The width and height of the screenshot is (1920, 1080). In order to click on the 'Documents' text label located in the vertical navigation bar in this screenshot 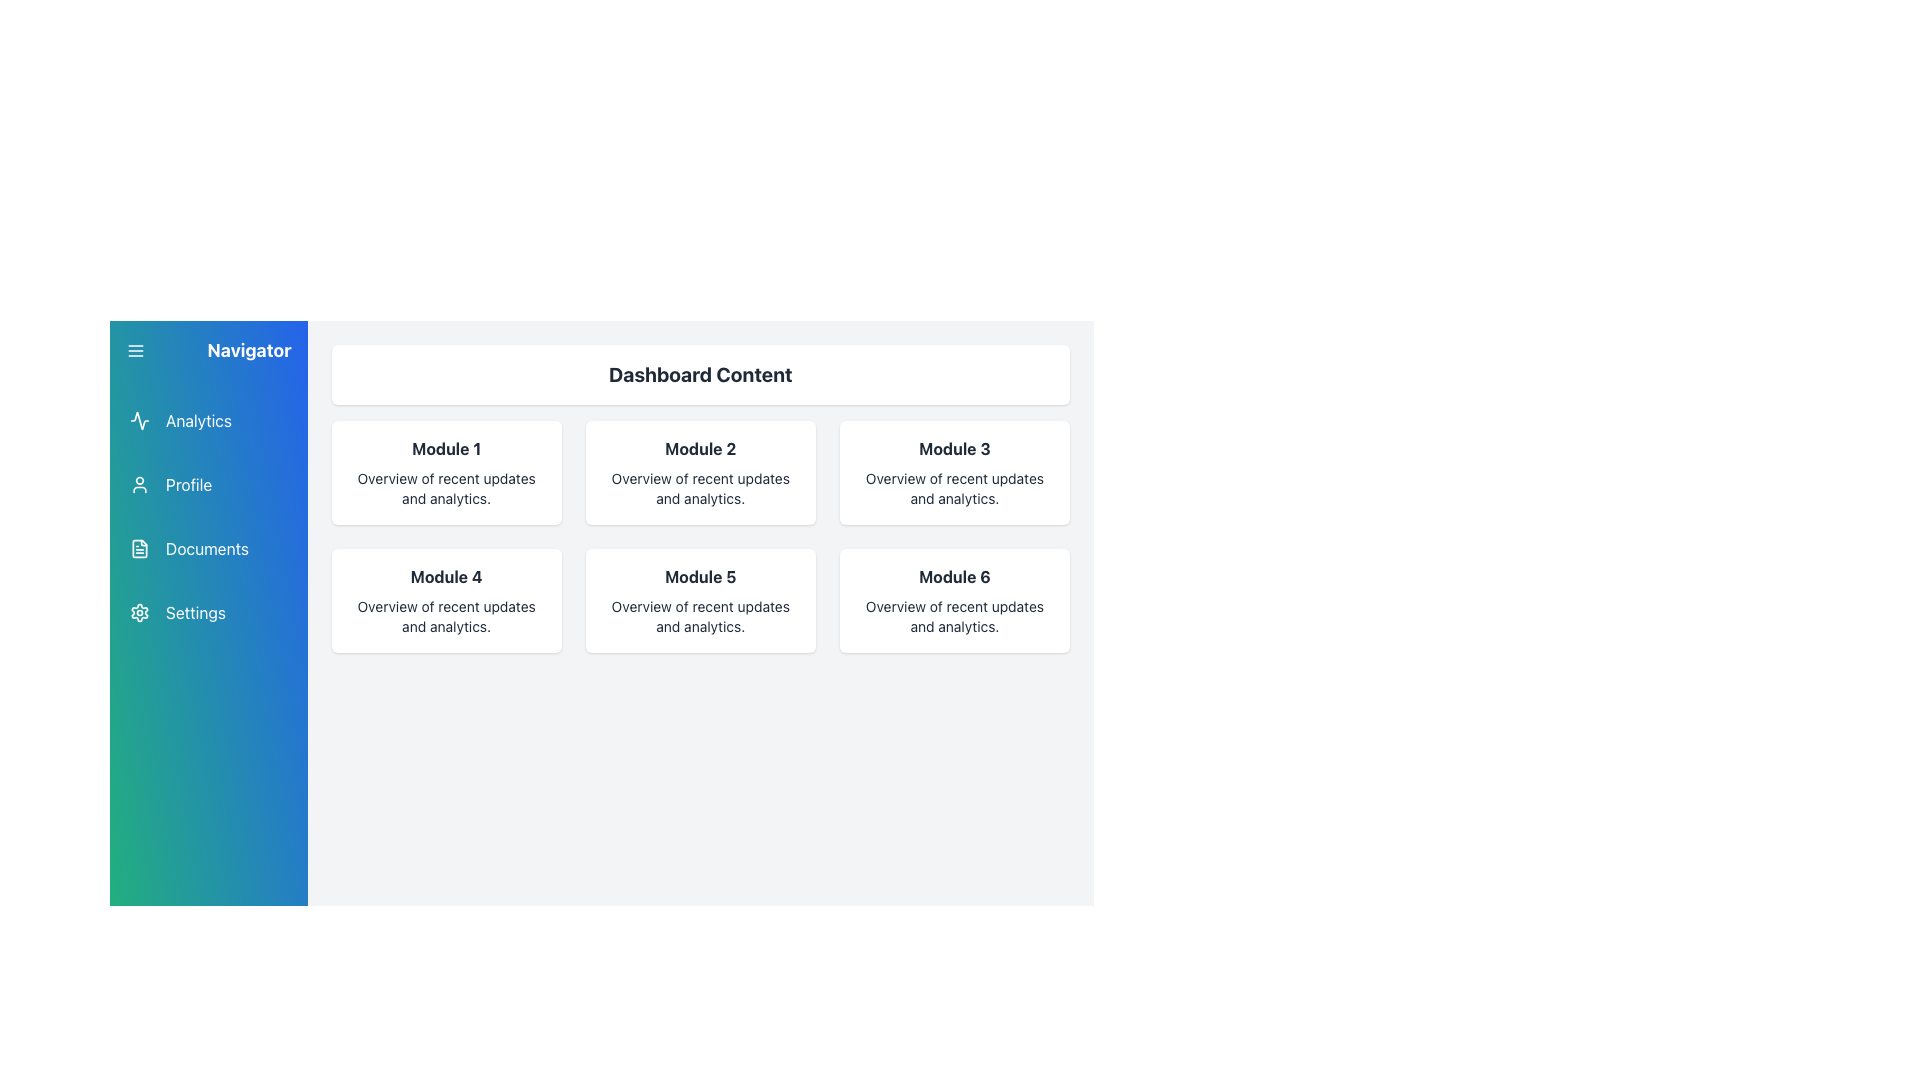, I will do `click(207, 548)`.